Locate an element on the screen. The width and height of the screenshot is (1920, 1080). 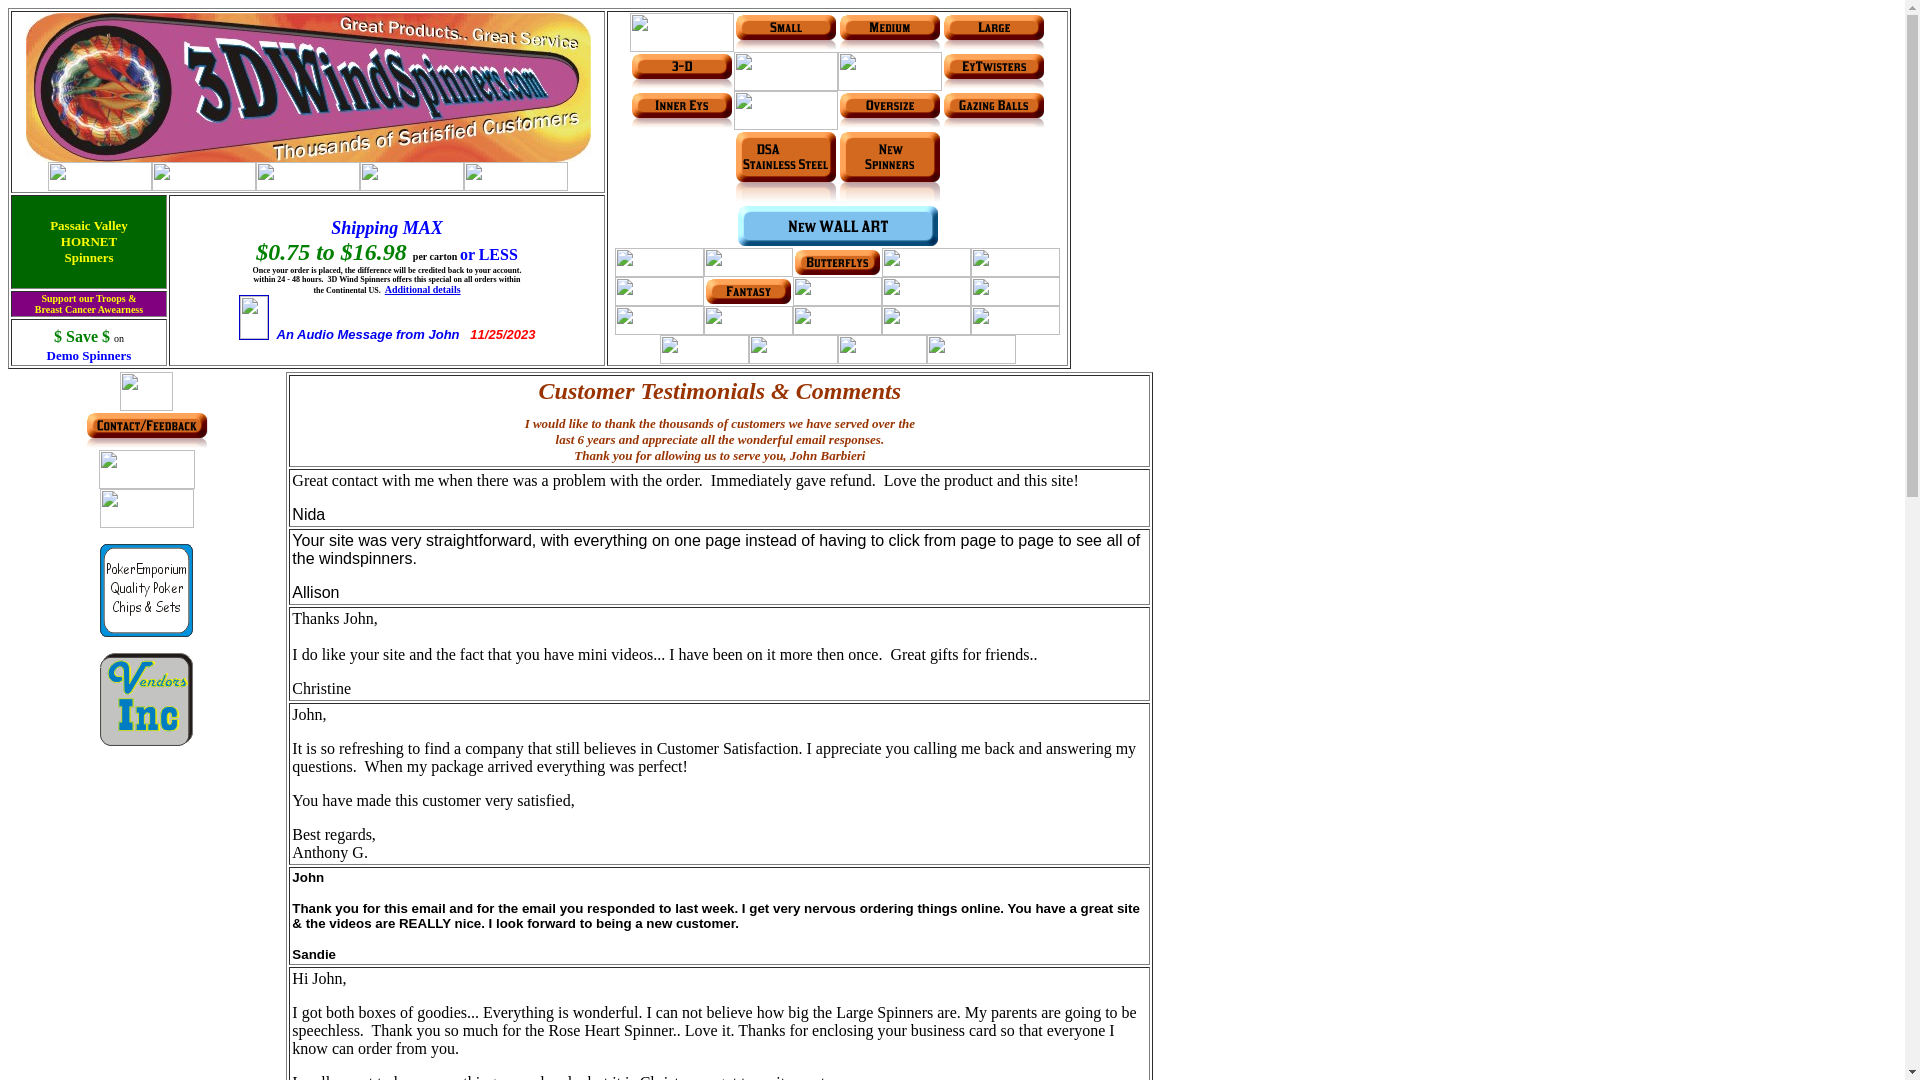
'Demo Spinners' is located at coordinates (47, 353).